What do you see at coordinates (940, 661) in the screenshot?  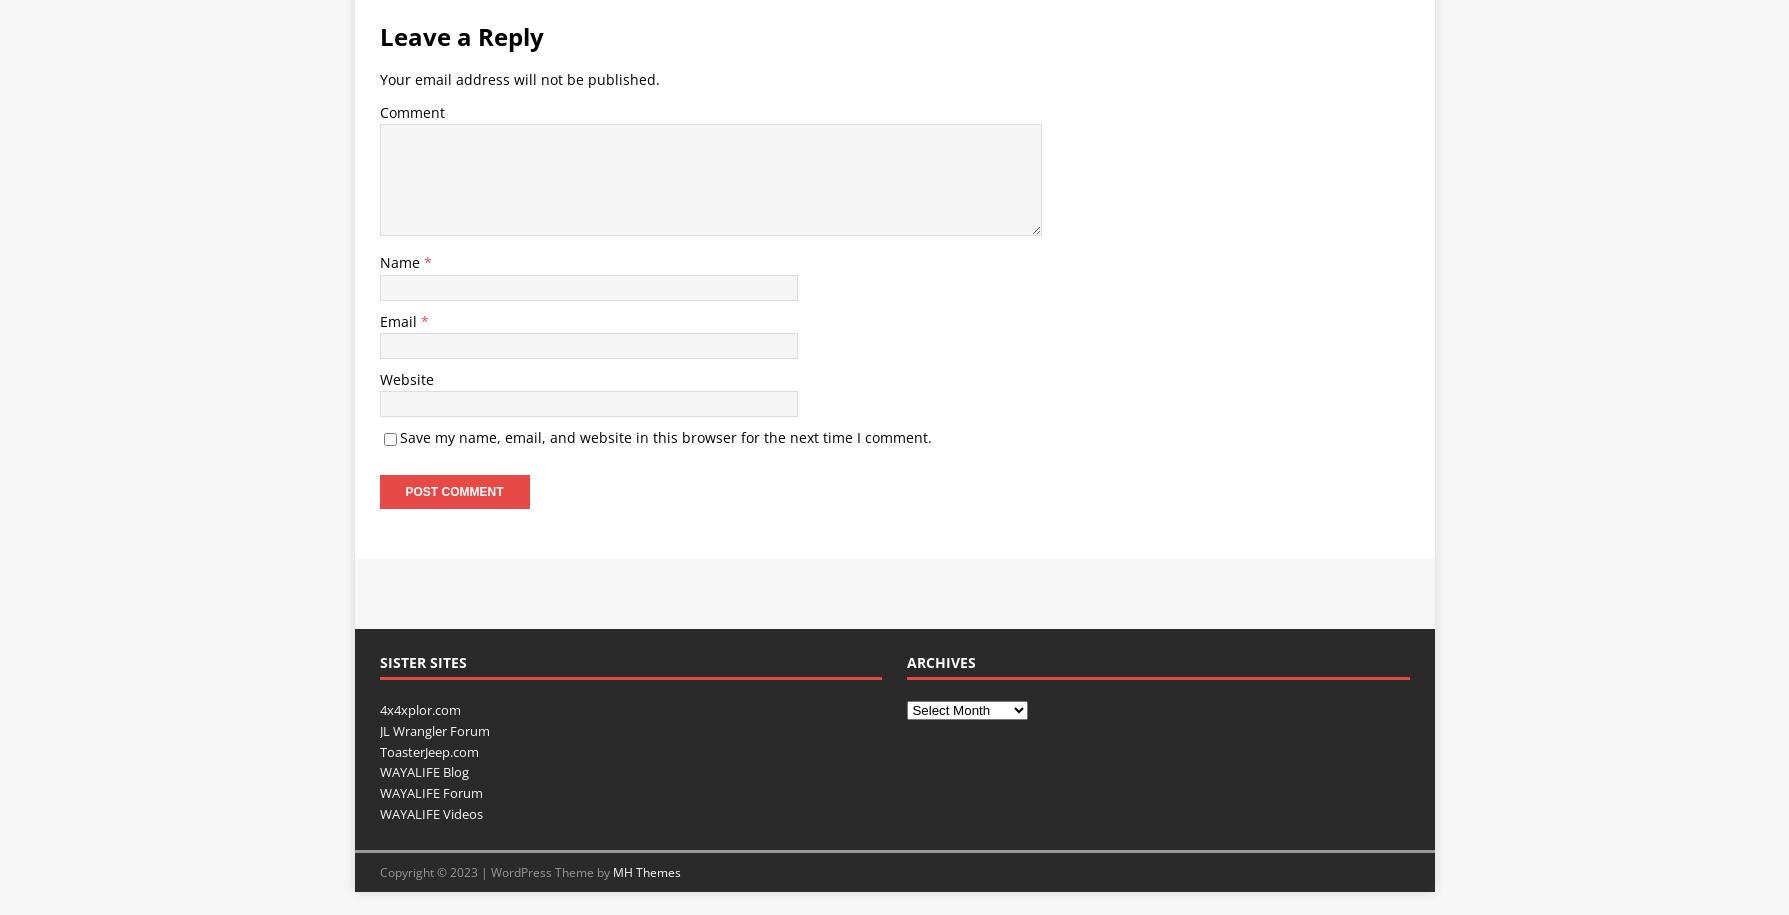 I see `'Archives'` at bounding box center [940, 661].